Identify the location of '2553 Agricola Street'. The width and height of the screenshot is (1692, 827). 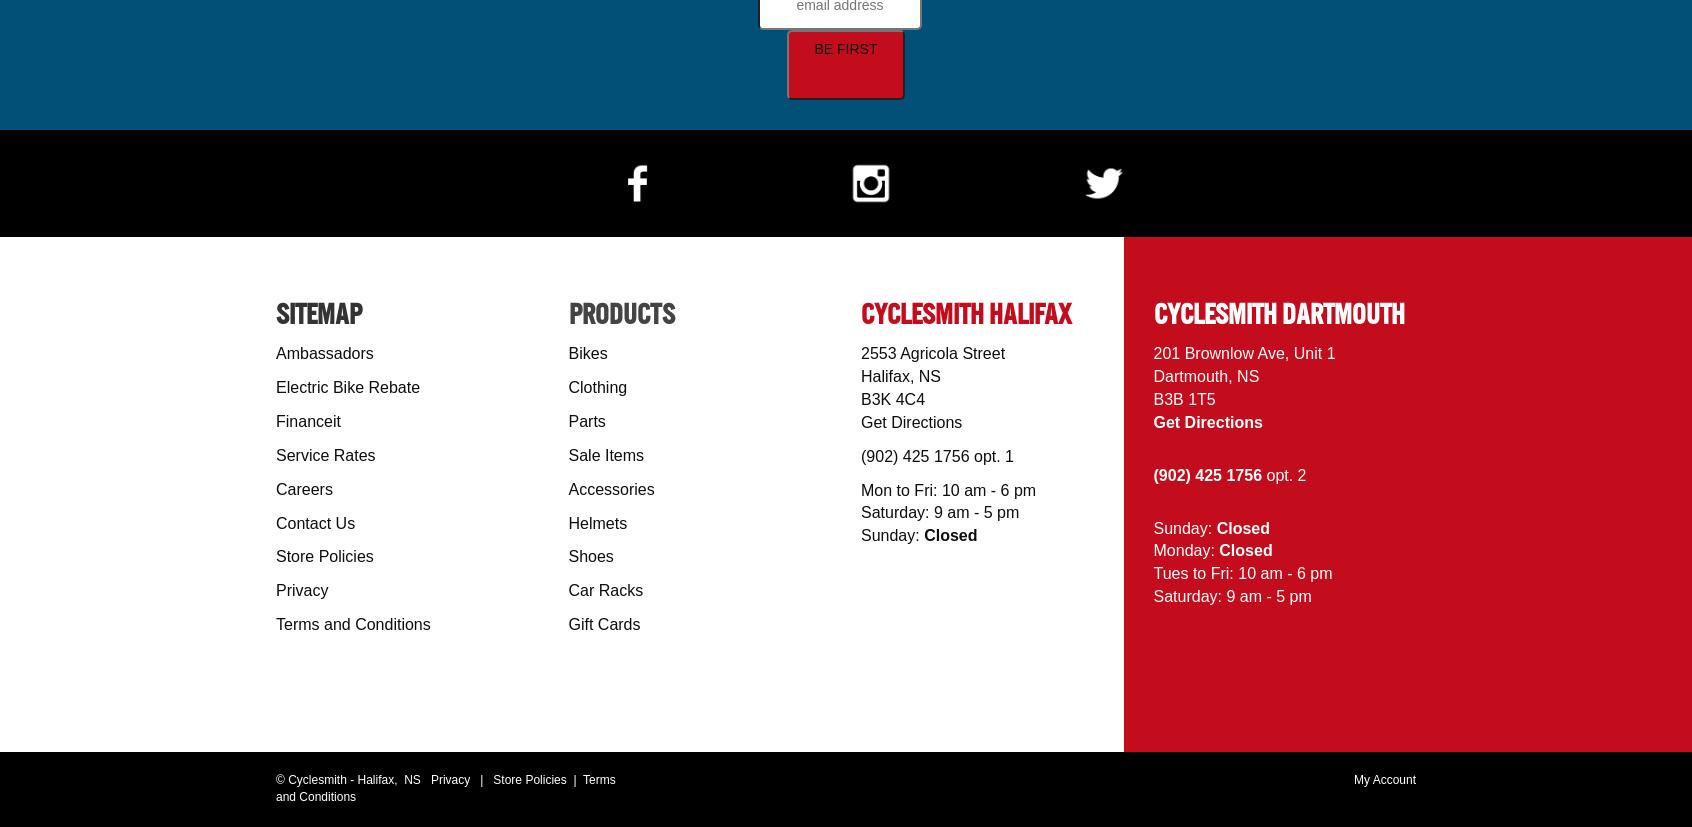
(860, 352).